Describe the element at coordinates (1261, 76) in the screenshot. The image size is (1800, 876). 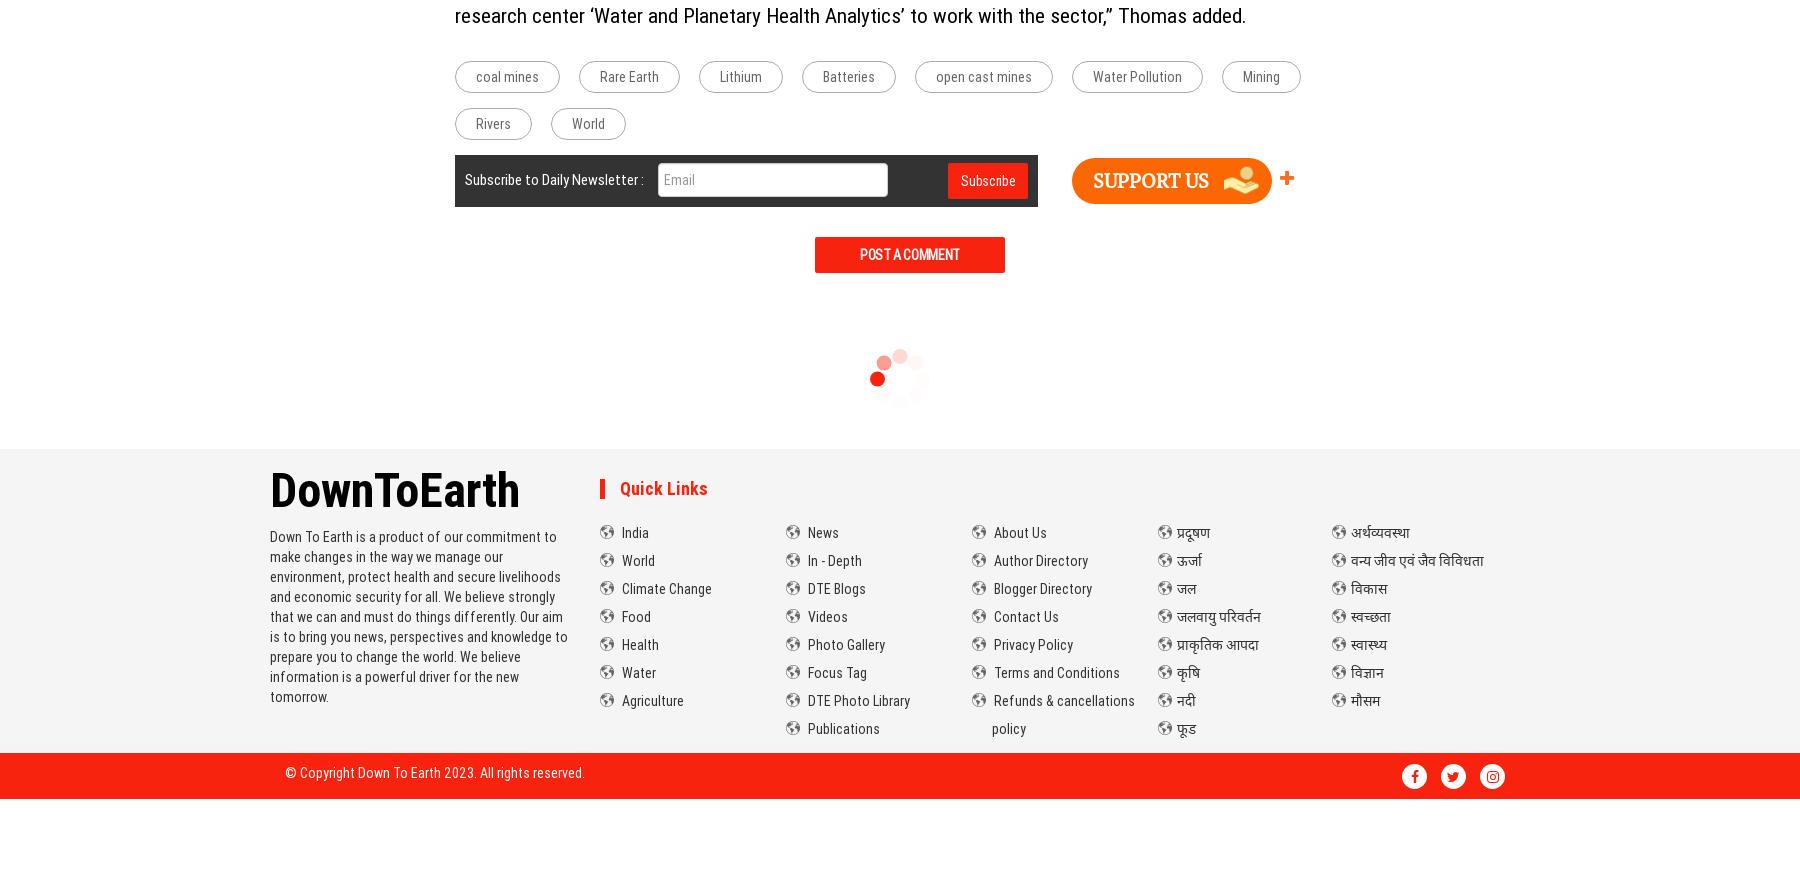
I see `'Mining'` at that location.